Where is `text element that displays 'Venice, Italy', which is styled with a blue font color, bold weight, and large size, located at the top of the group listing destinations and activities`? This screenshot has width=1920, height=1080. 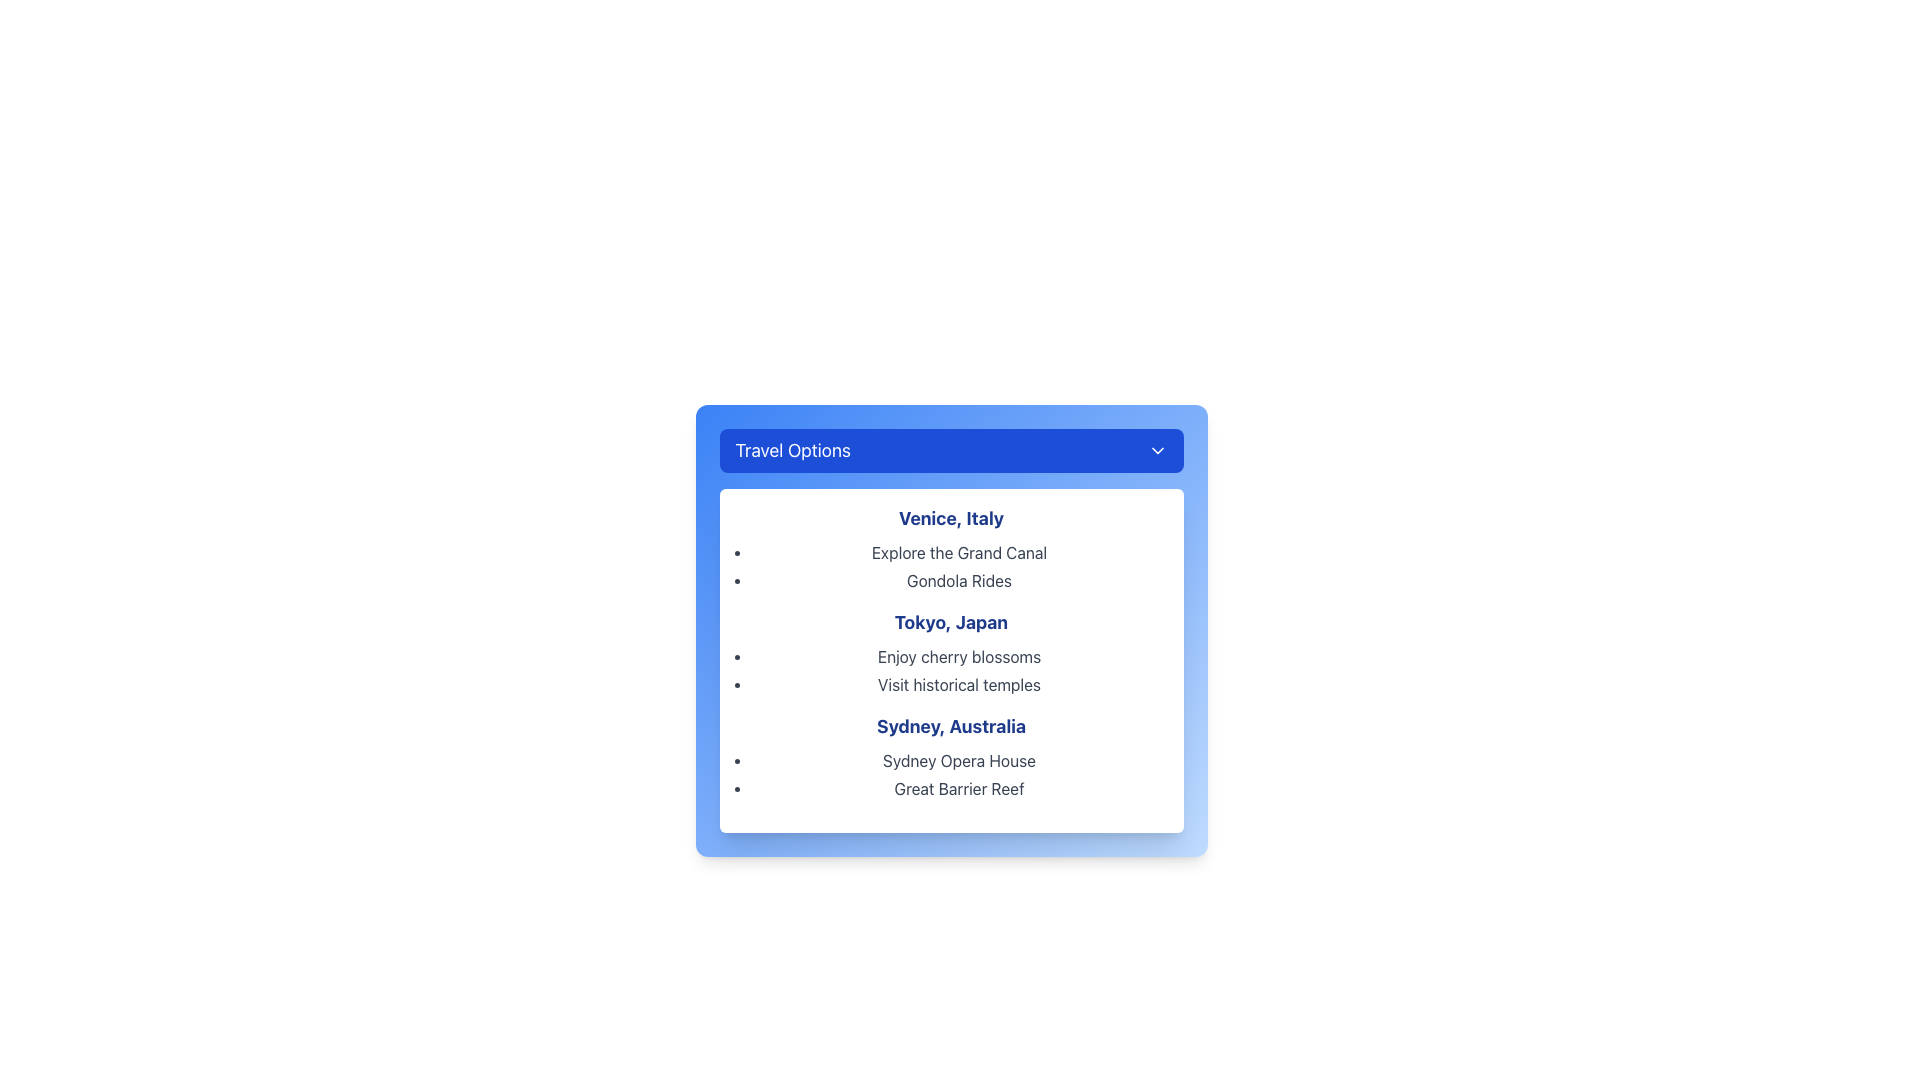 text element that displays 'Venice, Italy', which is styled with a blue font color, bold weight, and large size, located at the top of the group listing destinations and activities is located at coordinates (950, 518).